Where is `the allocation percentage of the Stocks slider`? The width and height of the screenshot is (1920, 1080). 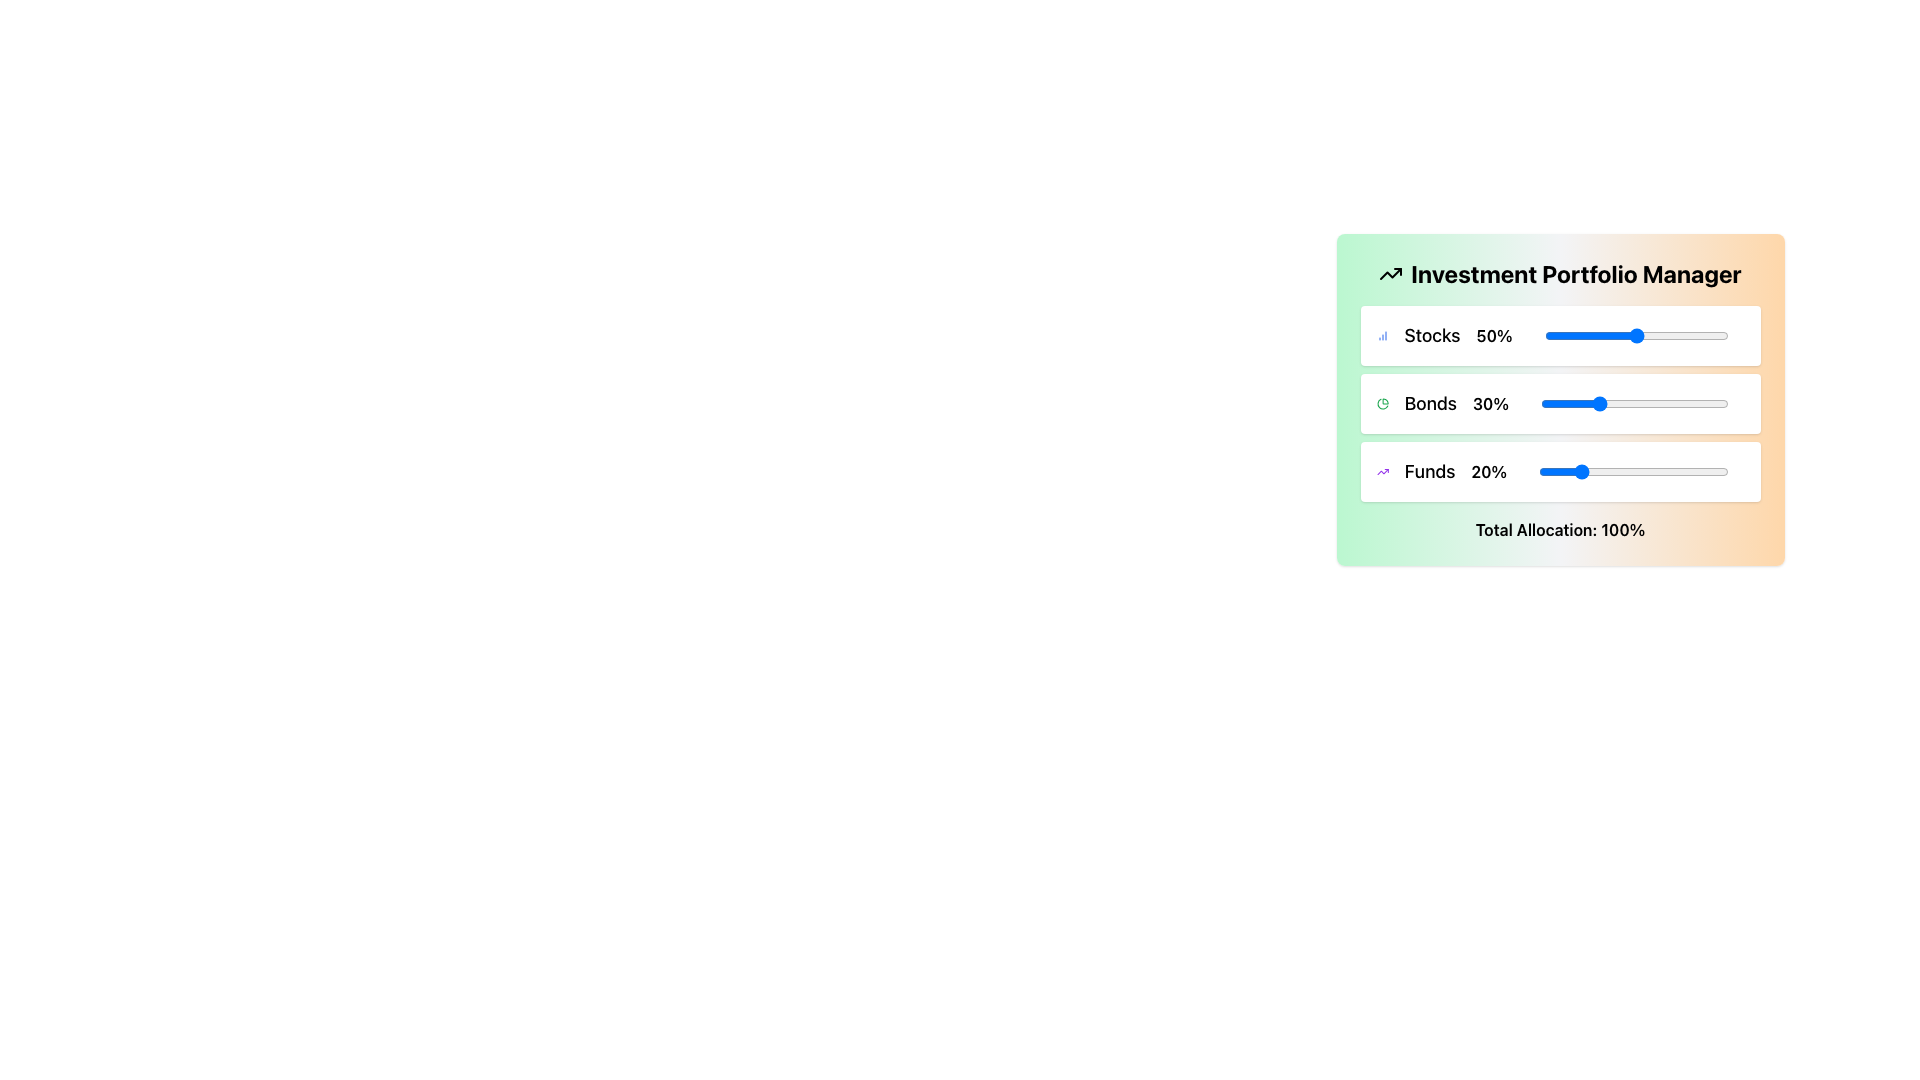
the allocation percentage of the Stocks slider is located at coordinates (1665, 334).